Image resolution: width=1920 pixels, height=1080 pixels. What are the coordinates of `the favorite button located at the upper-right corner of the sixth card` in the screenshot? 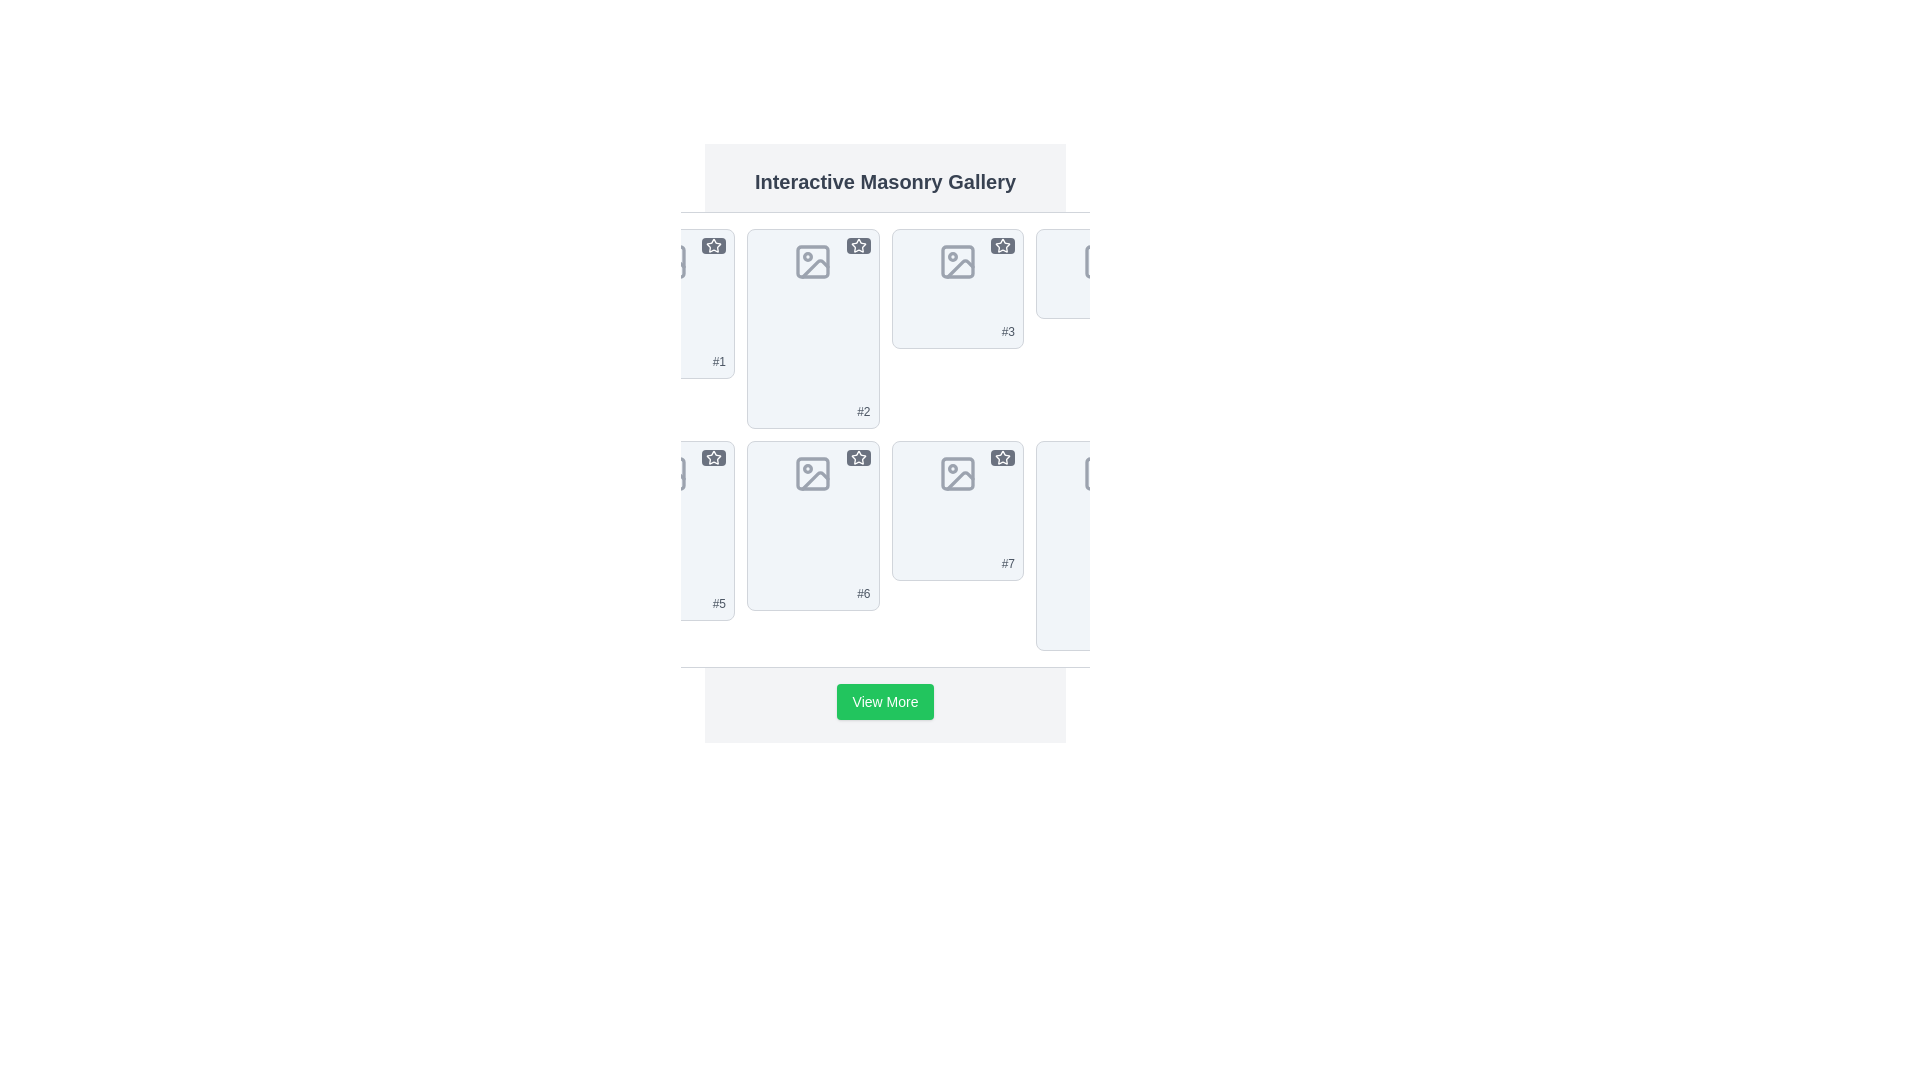 It's located at (858, 458).